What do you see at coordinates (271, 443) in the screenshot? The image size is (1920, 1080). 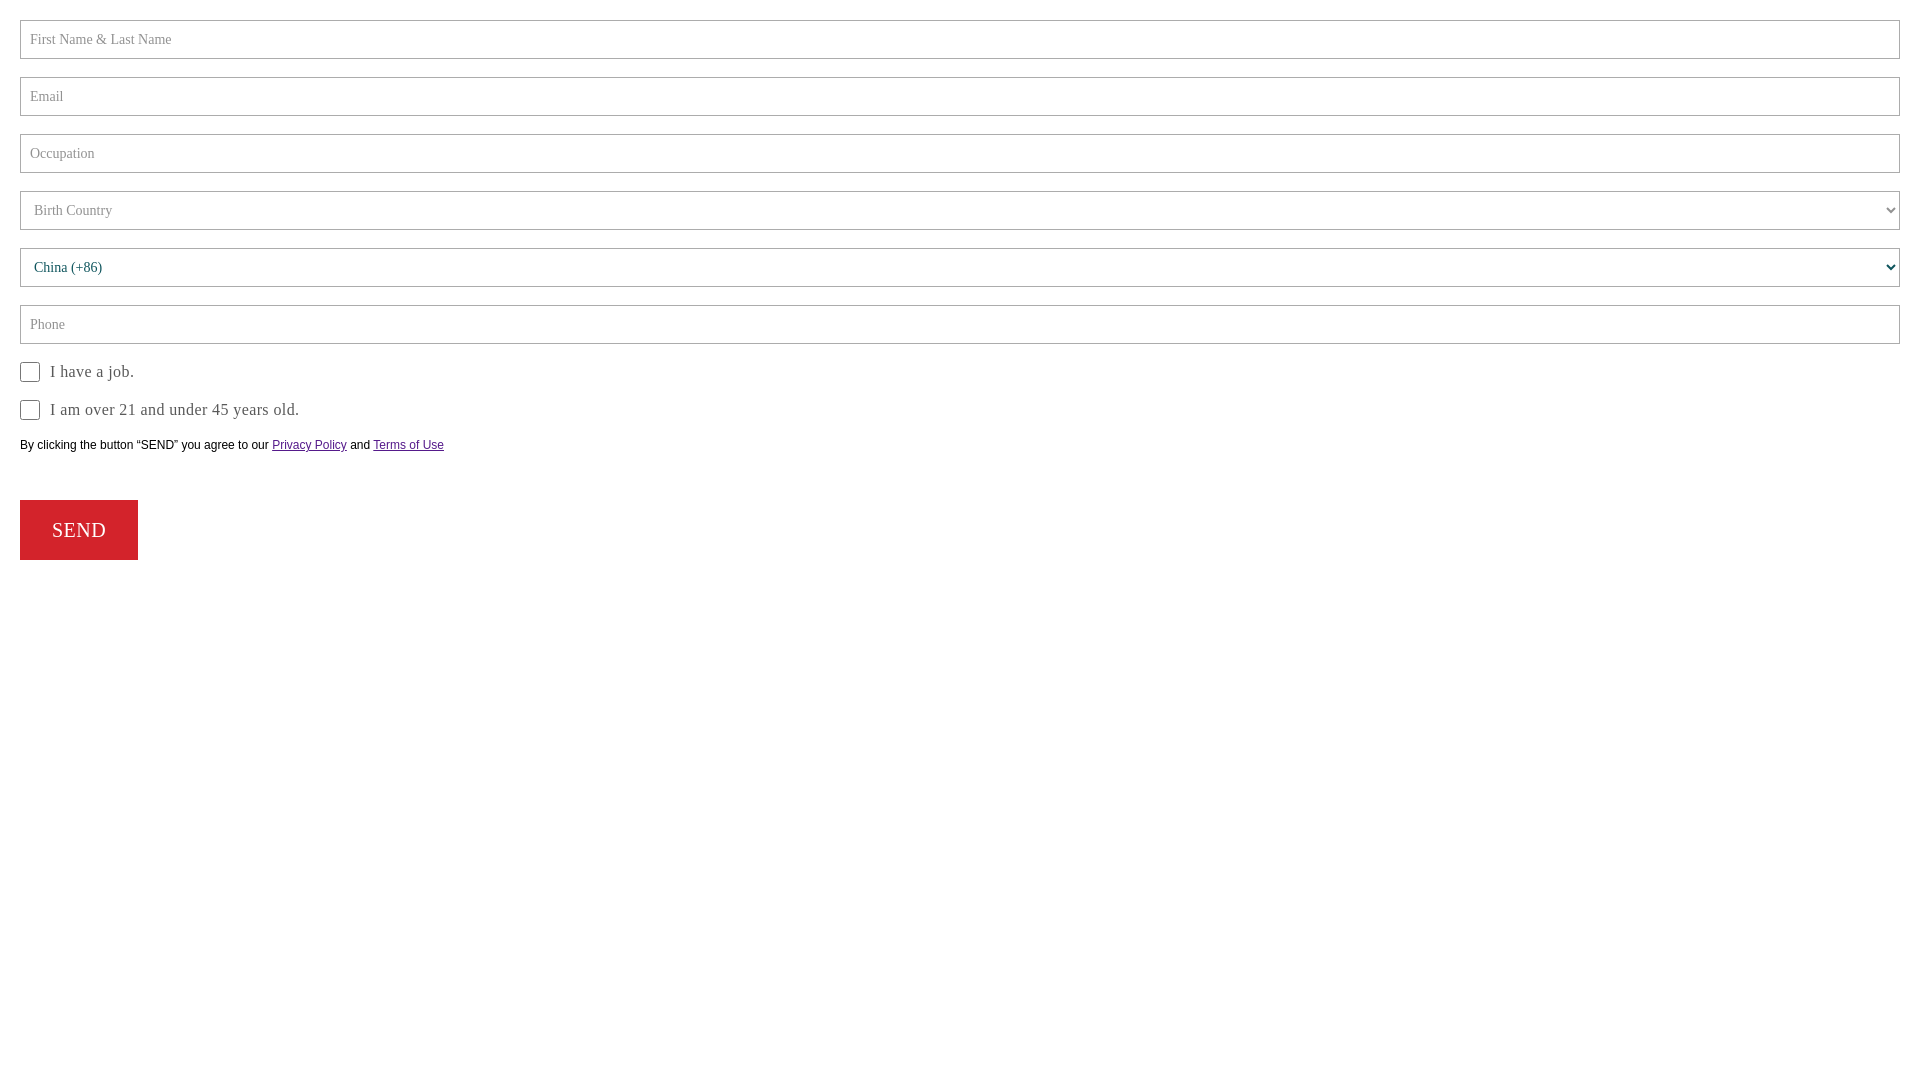 I see `'Privacy Policy'` at bounding box center [271, 443].